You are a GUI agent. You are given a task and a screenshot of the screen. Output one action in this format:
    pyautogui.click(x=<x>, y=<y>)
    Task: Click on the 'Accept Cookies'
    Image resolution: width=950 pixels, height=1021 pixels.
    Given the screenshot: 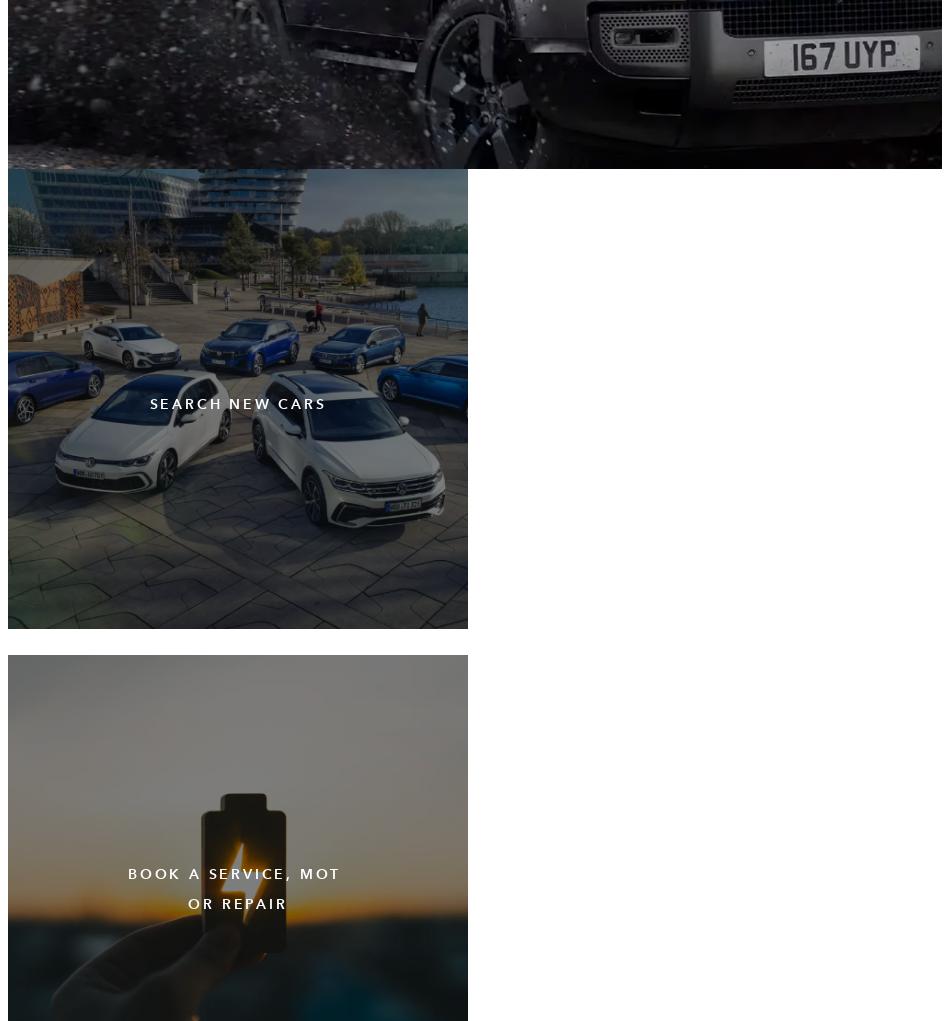 What is the action you would take?
    pyautogui.click(x=263, y=920)
    